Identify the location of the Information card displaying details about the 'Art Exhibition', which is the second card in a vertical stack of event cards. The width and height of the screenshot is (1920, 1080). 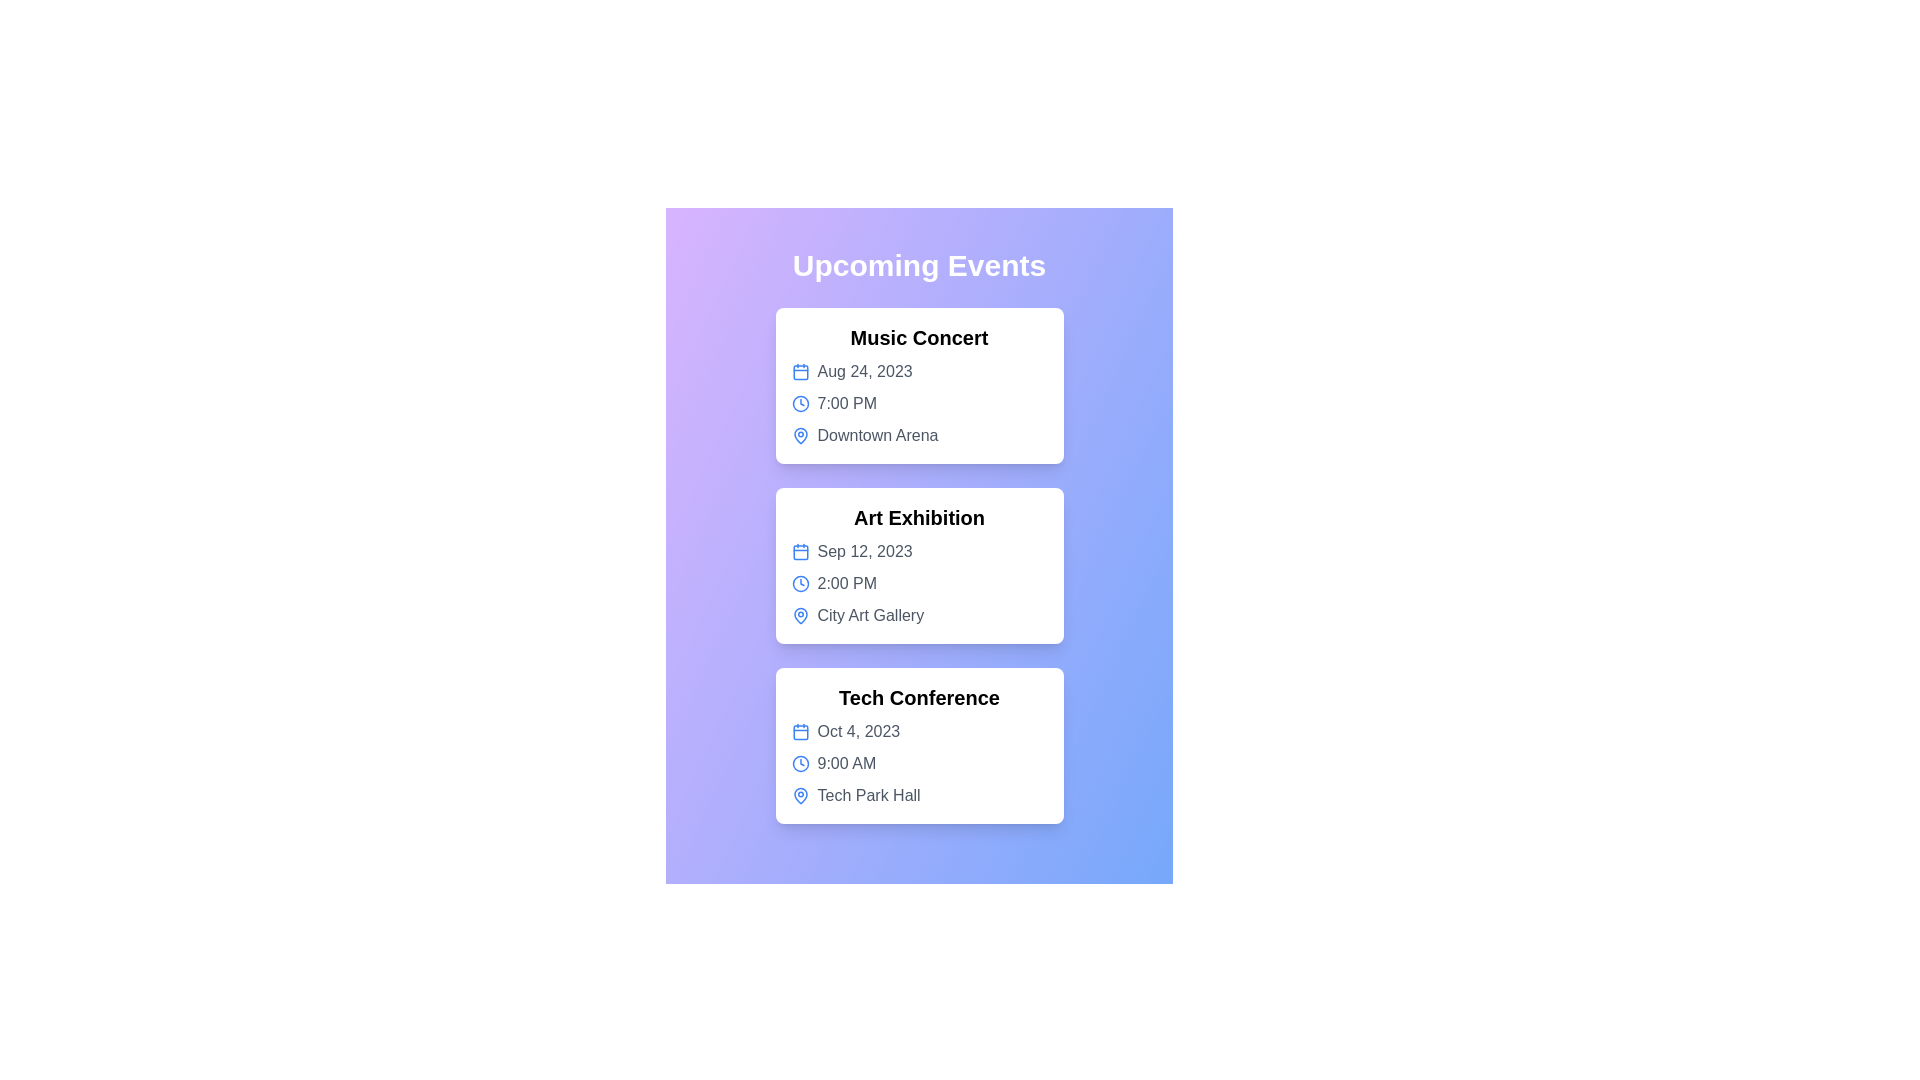
(918, 566).